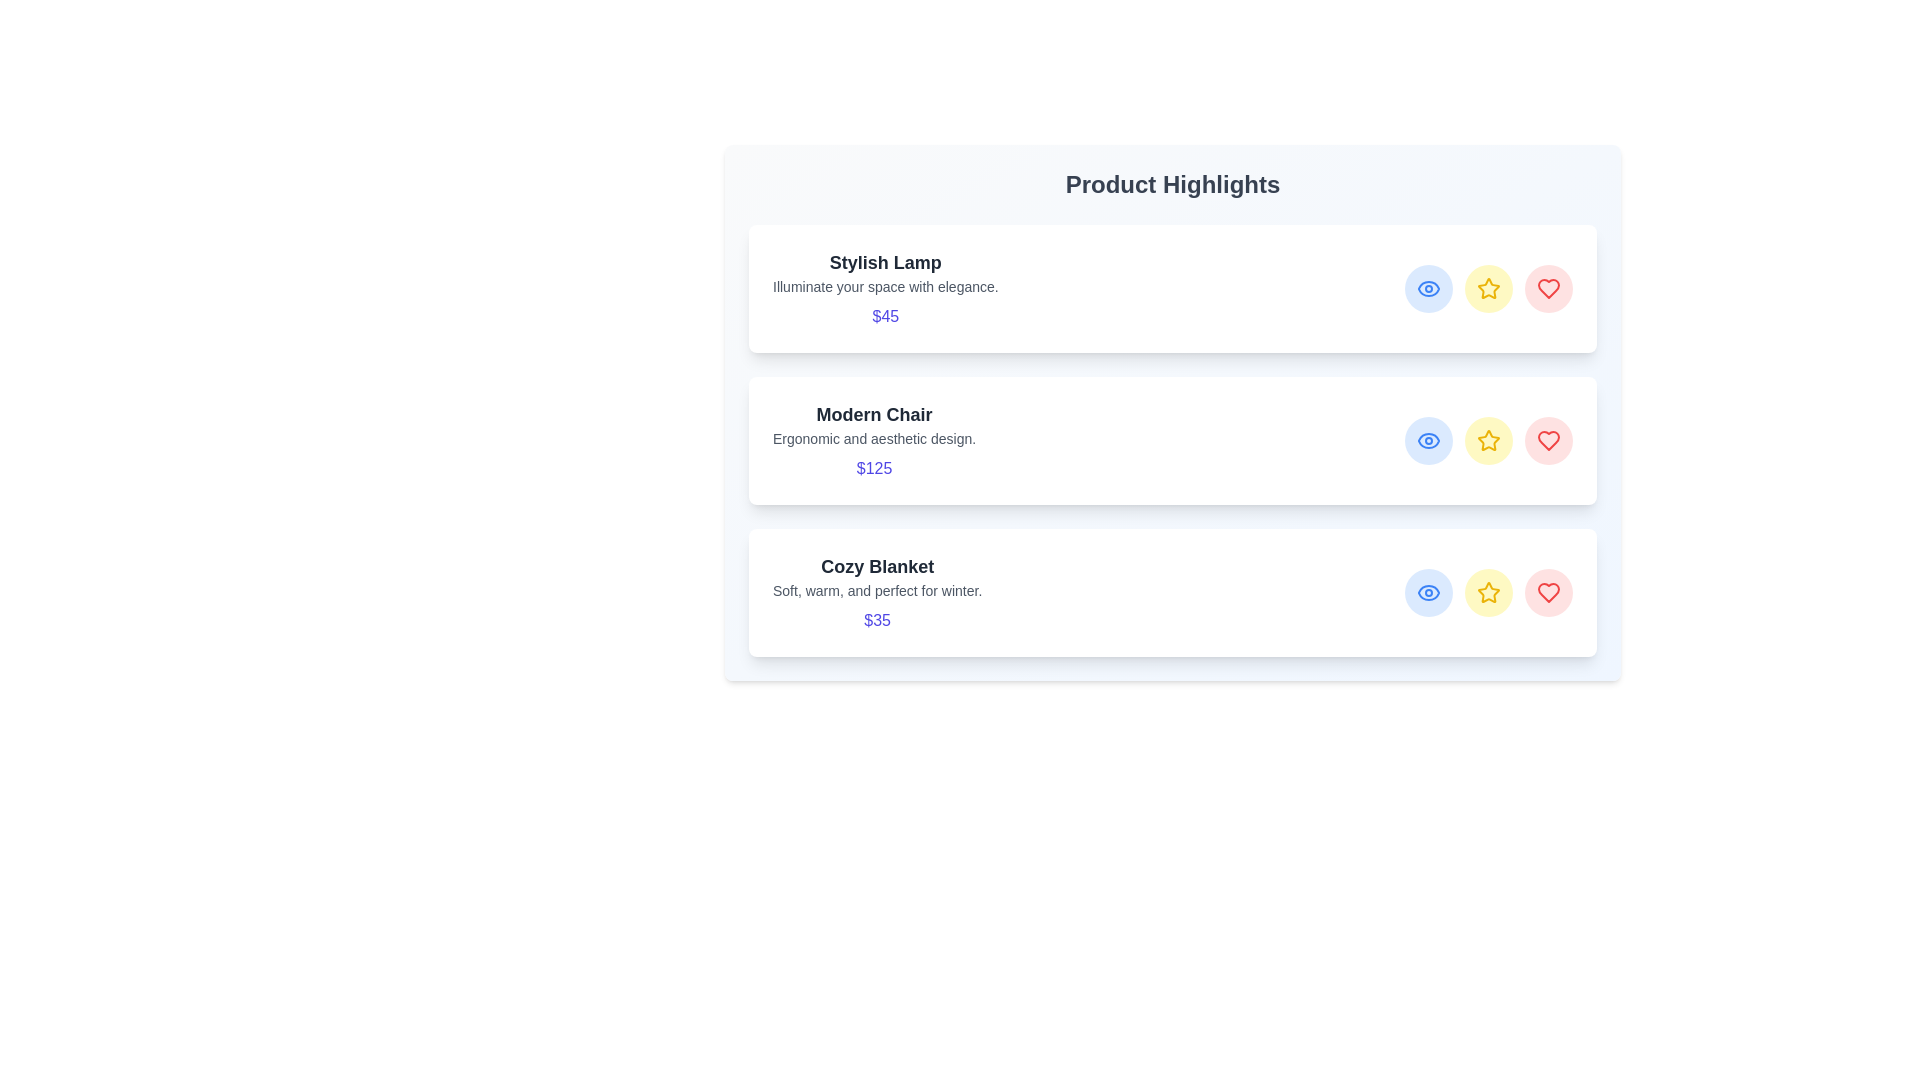  Describe the element at coordinates (1488, 592) in the screenshot. I see `star icon for the product titled Cozy Blanket to mark it as a favorite` at that location.